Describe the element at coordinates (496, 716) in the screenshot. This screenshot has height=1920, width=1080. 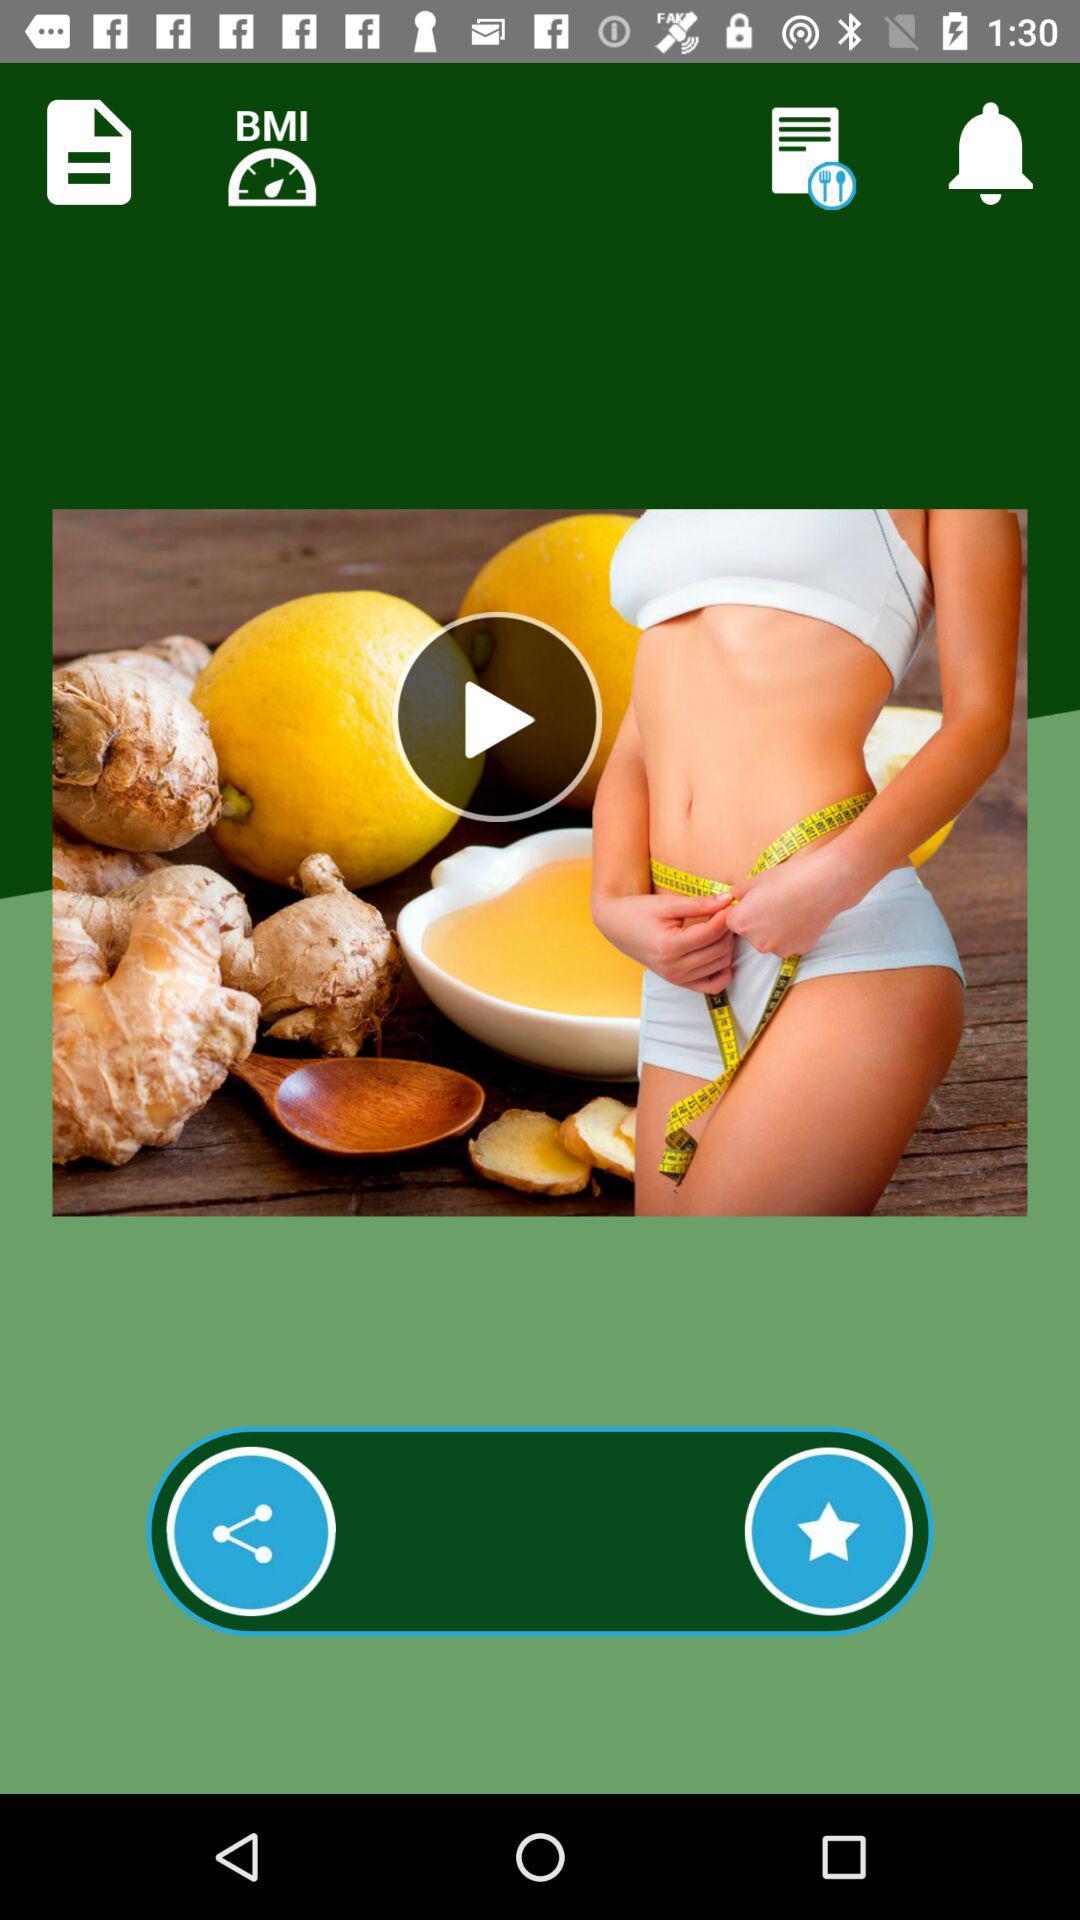
I see `play` at that location.